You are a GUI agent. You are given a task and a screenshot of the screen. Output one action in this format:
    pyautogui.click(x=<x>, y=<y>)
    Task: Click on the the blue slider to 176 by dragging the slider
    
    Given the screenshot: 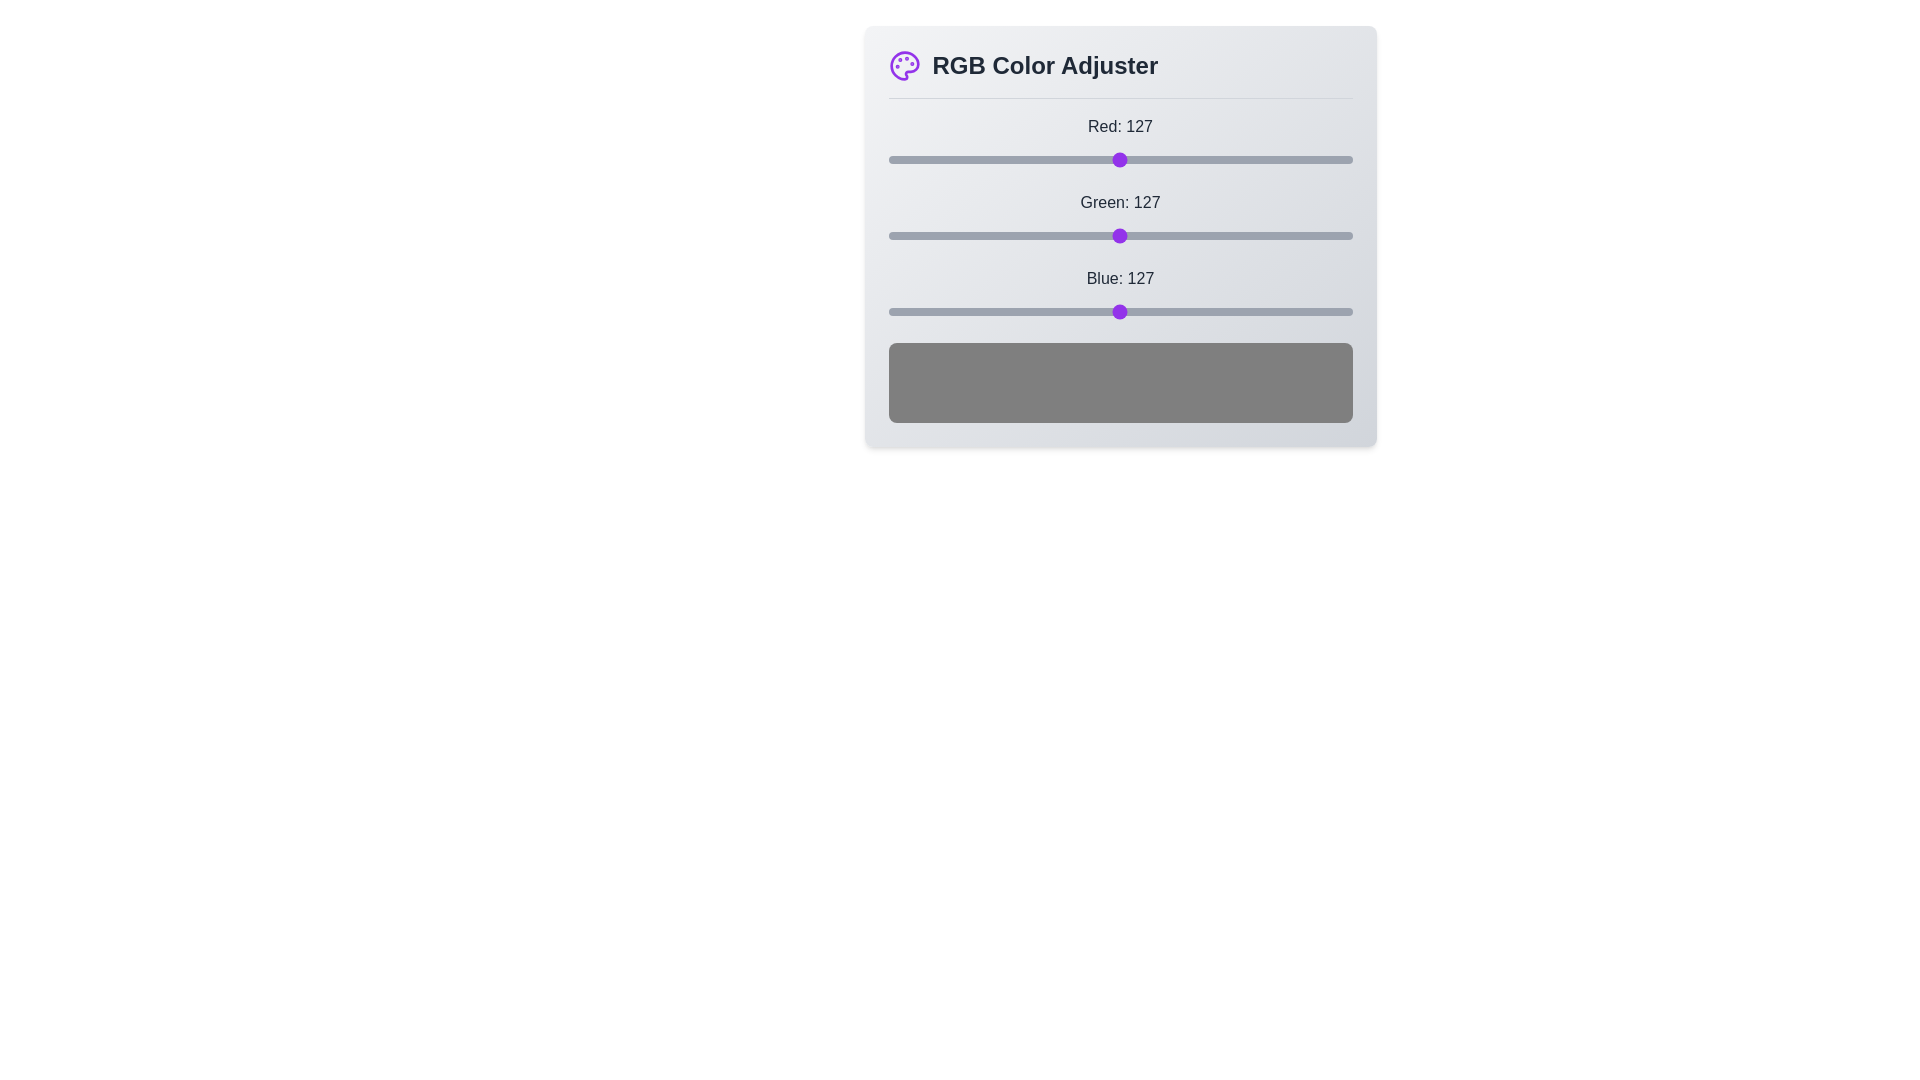 What is the action you would take?
    pyautogui.click(x=1207, y=312)
    